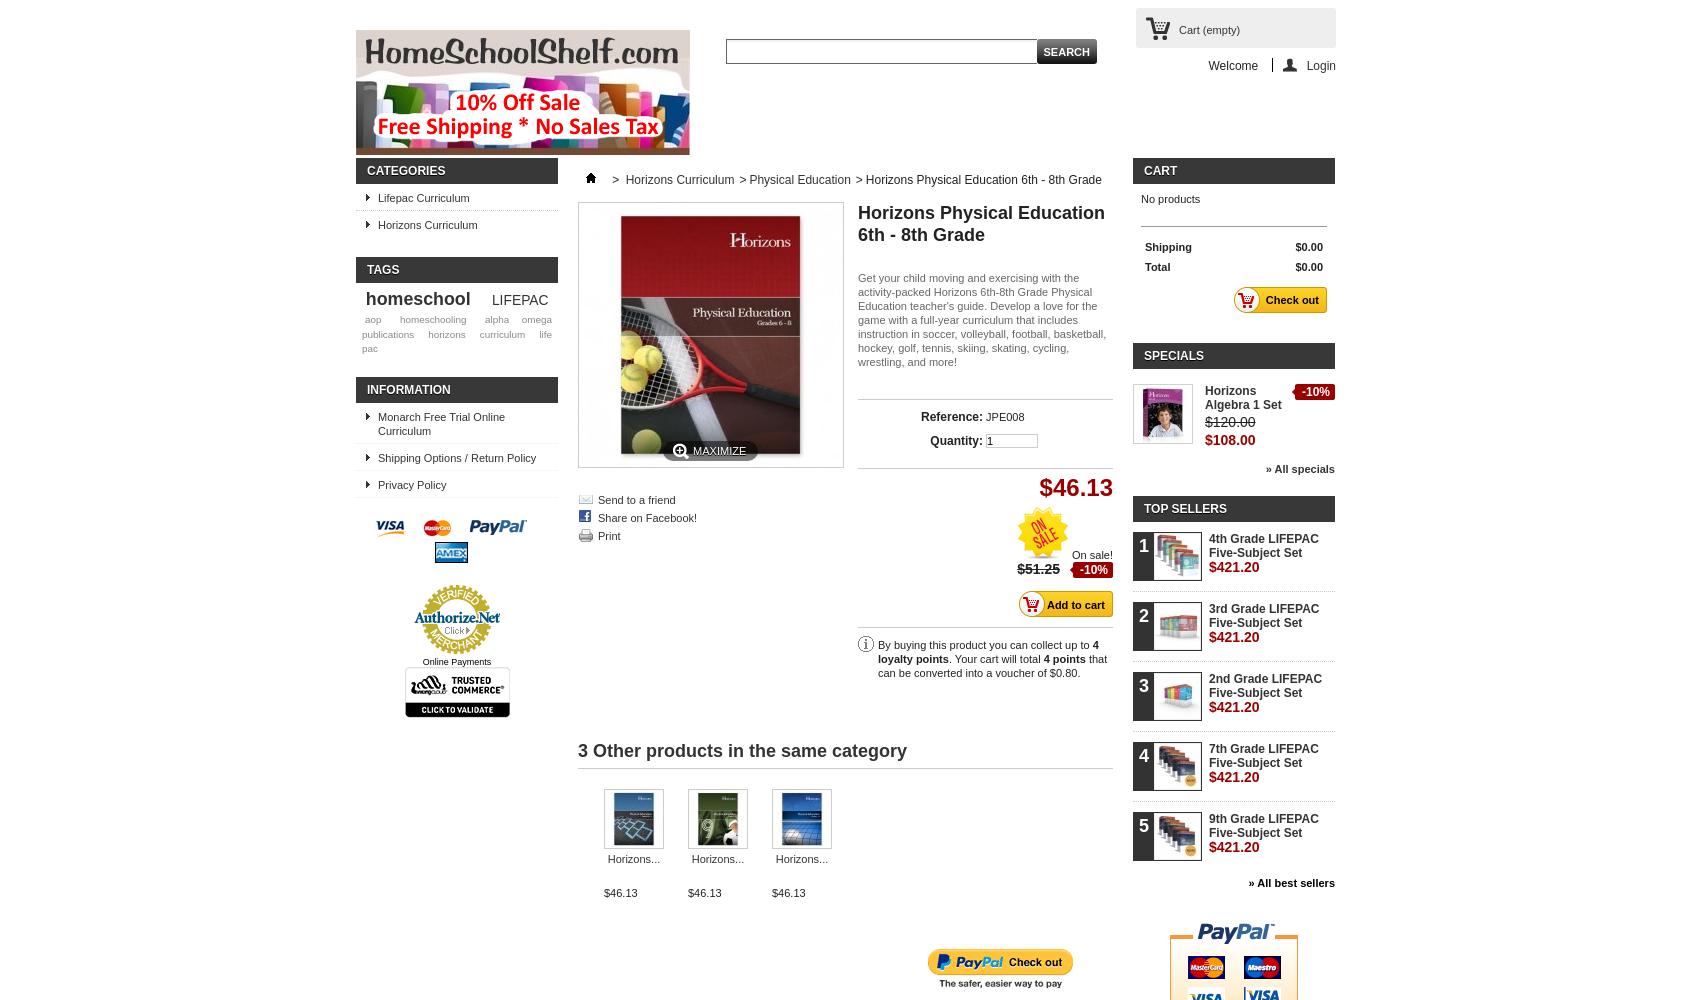  What do you see at coordinates (1143, 246) in the screenshot?
I see `'Shipping'` at bounding box center [1143, 246].